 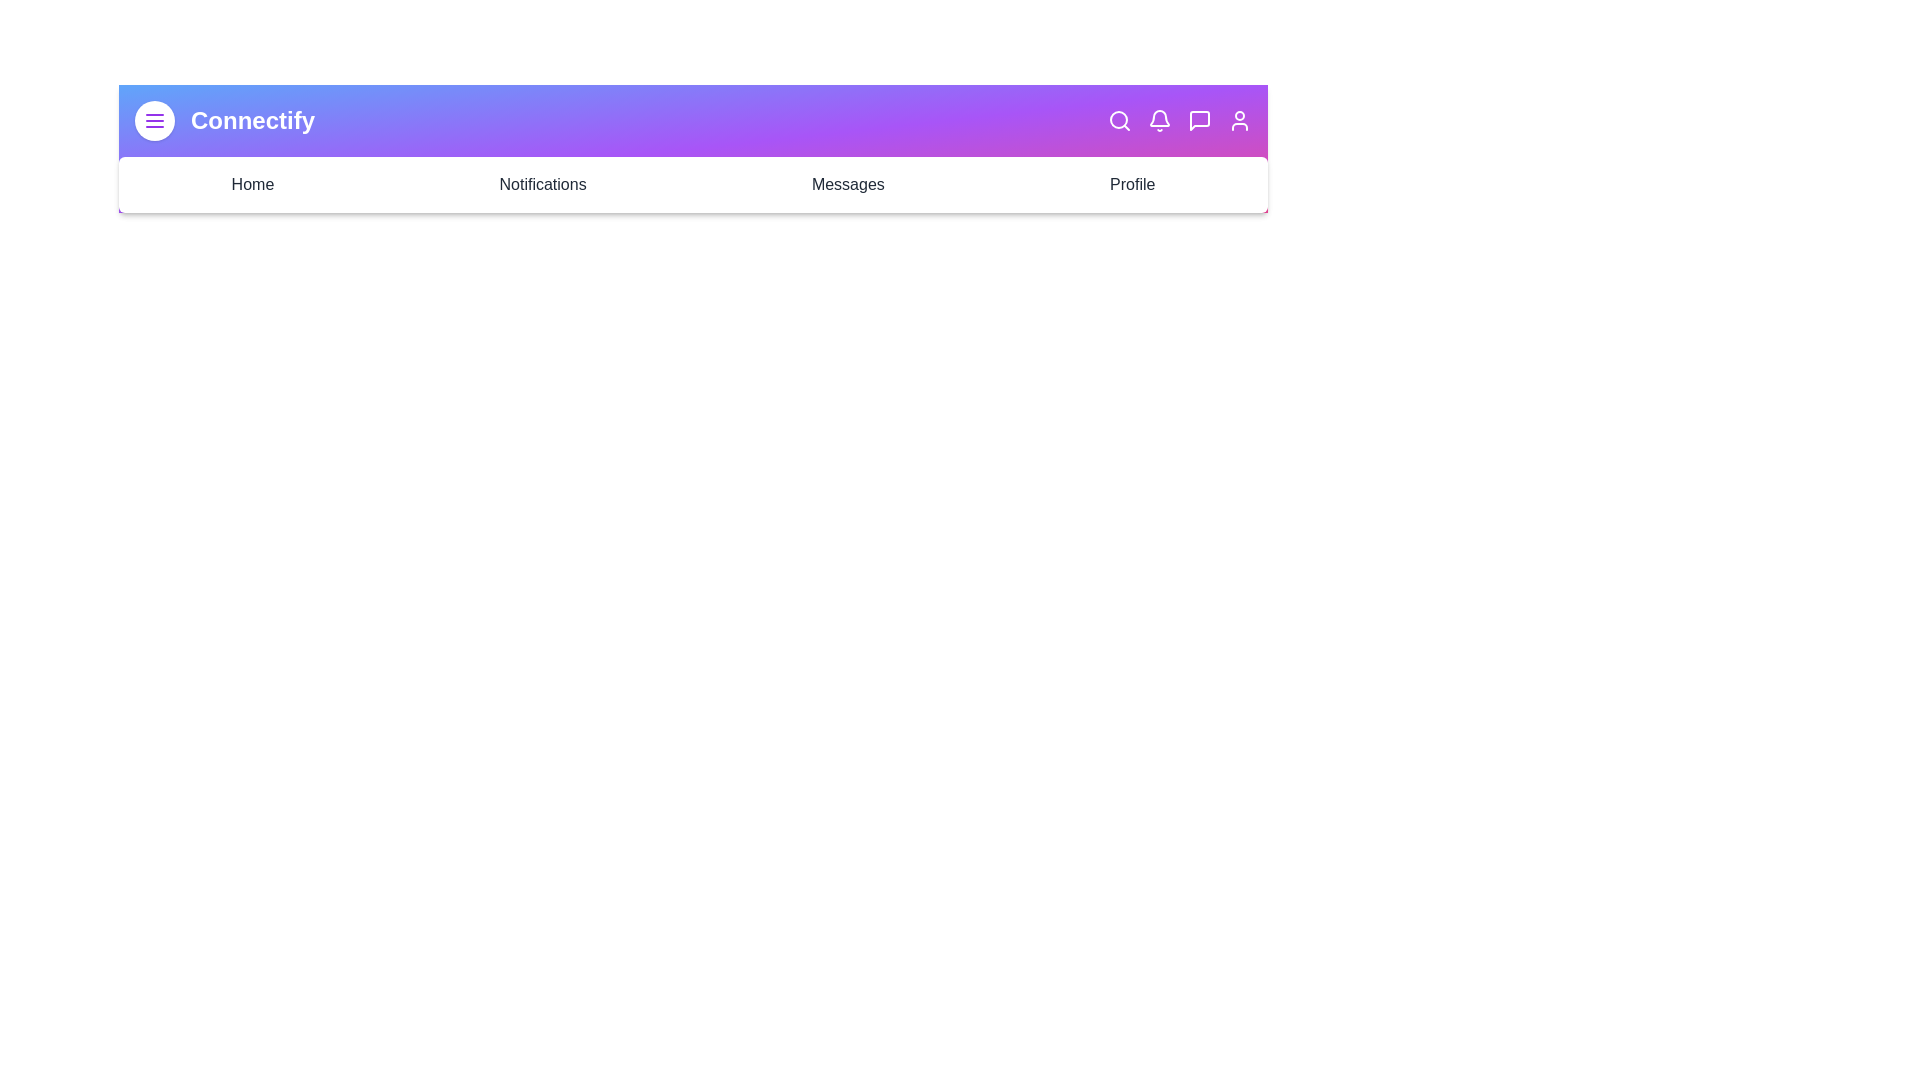 What do you see at coordinates (543, 185) in the screenshot?
I see `the menu item labeled Notifications to navigate to the corresponding section` at bounding box center [543, 185].